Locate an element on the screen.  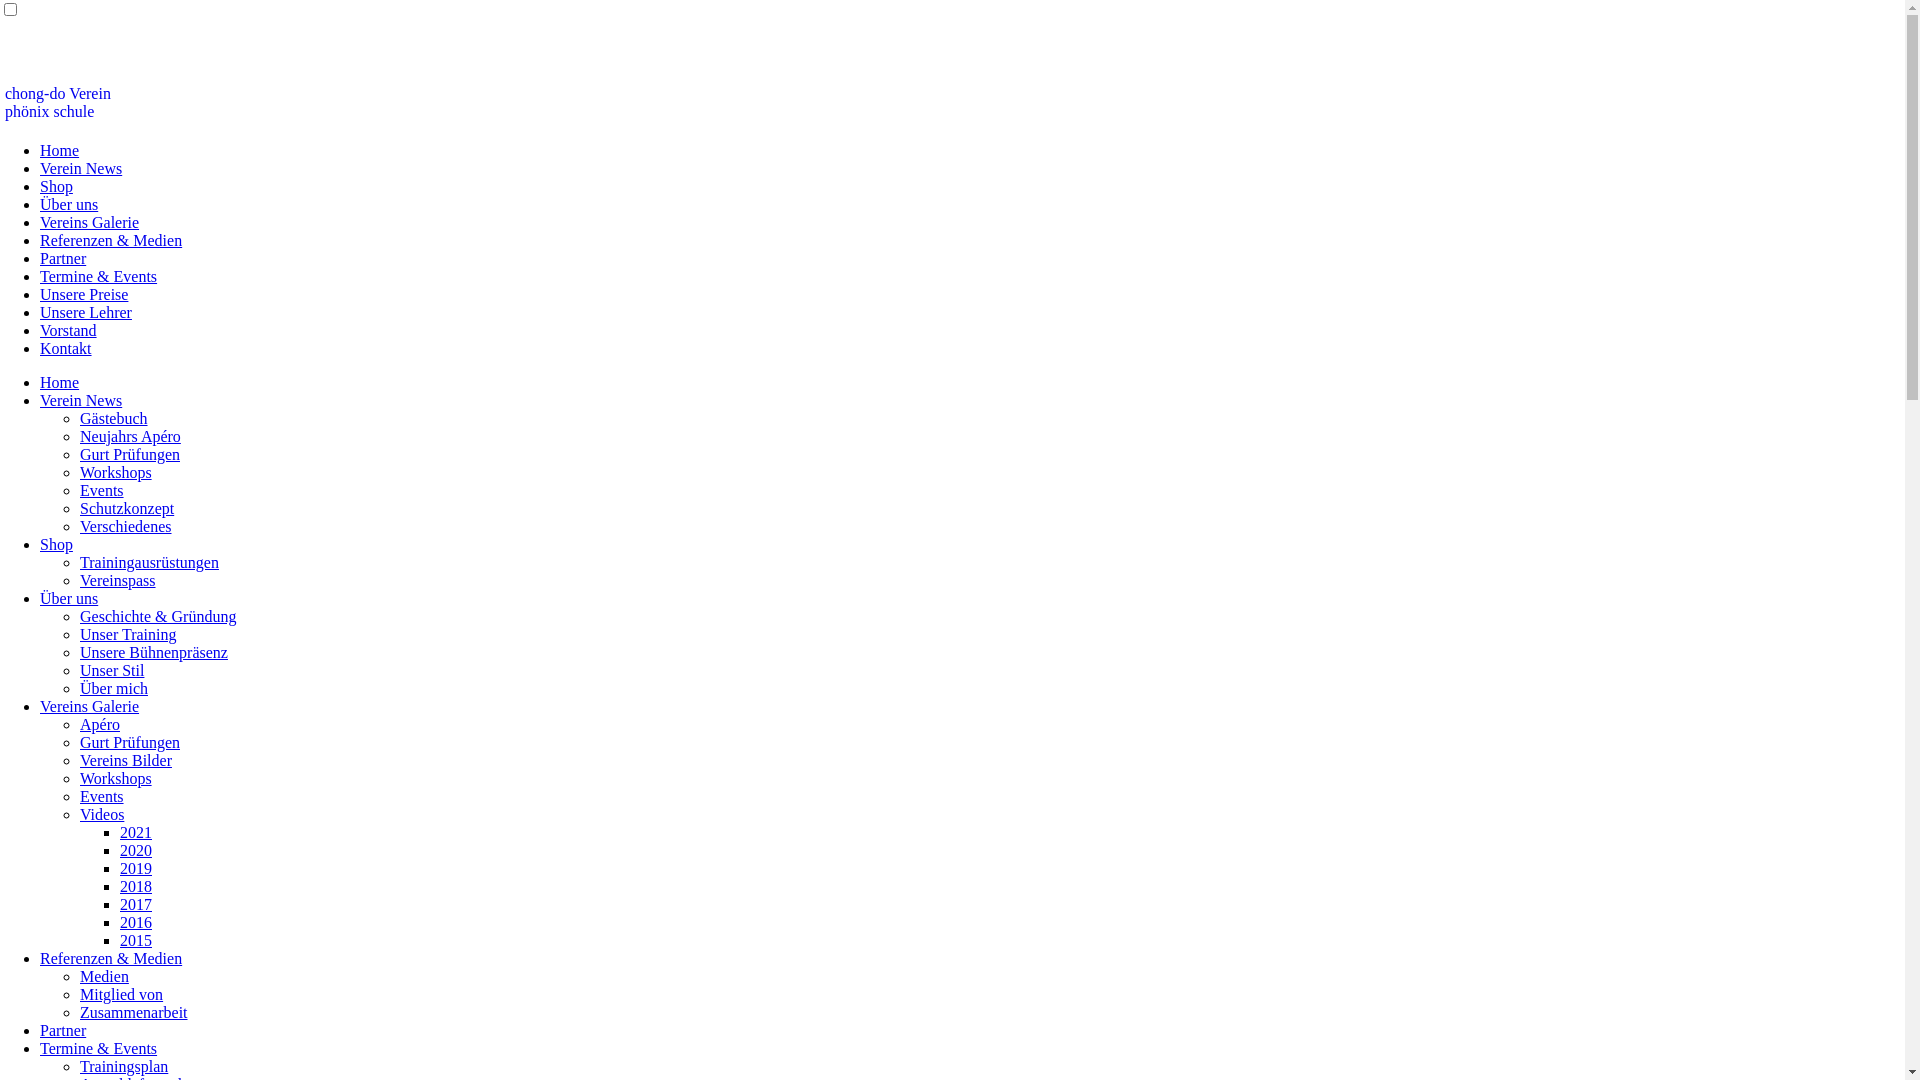
'2015' is located at coordinates (134, 940).